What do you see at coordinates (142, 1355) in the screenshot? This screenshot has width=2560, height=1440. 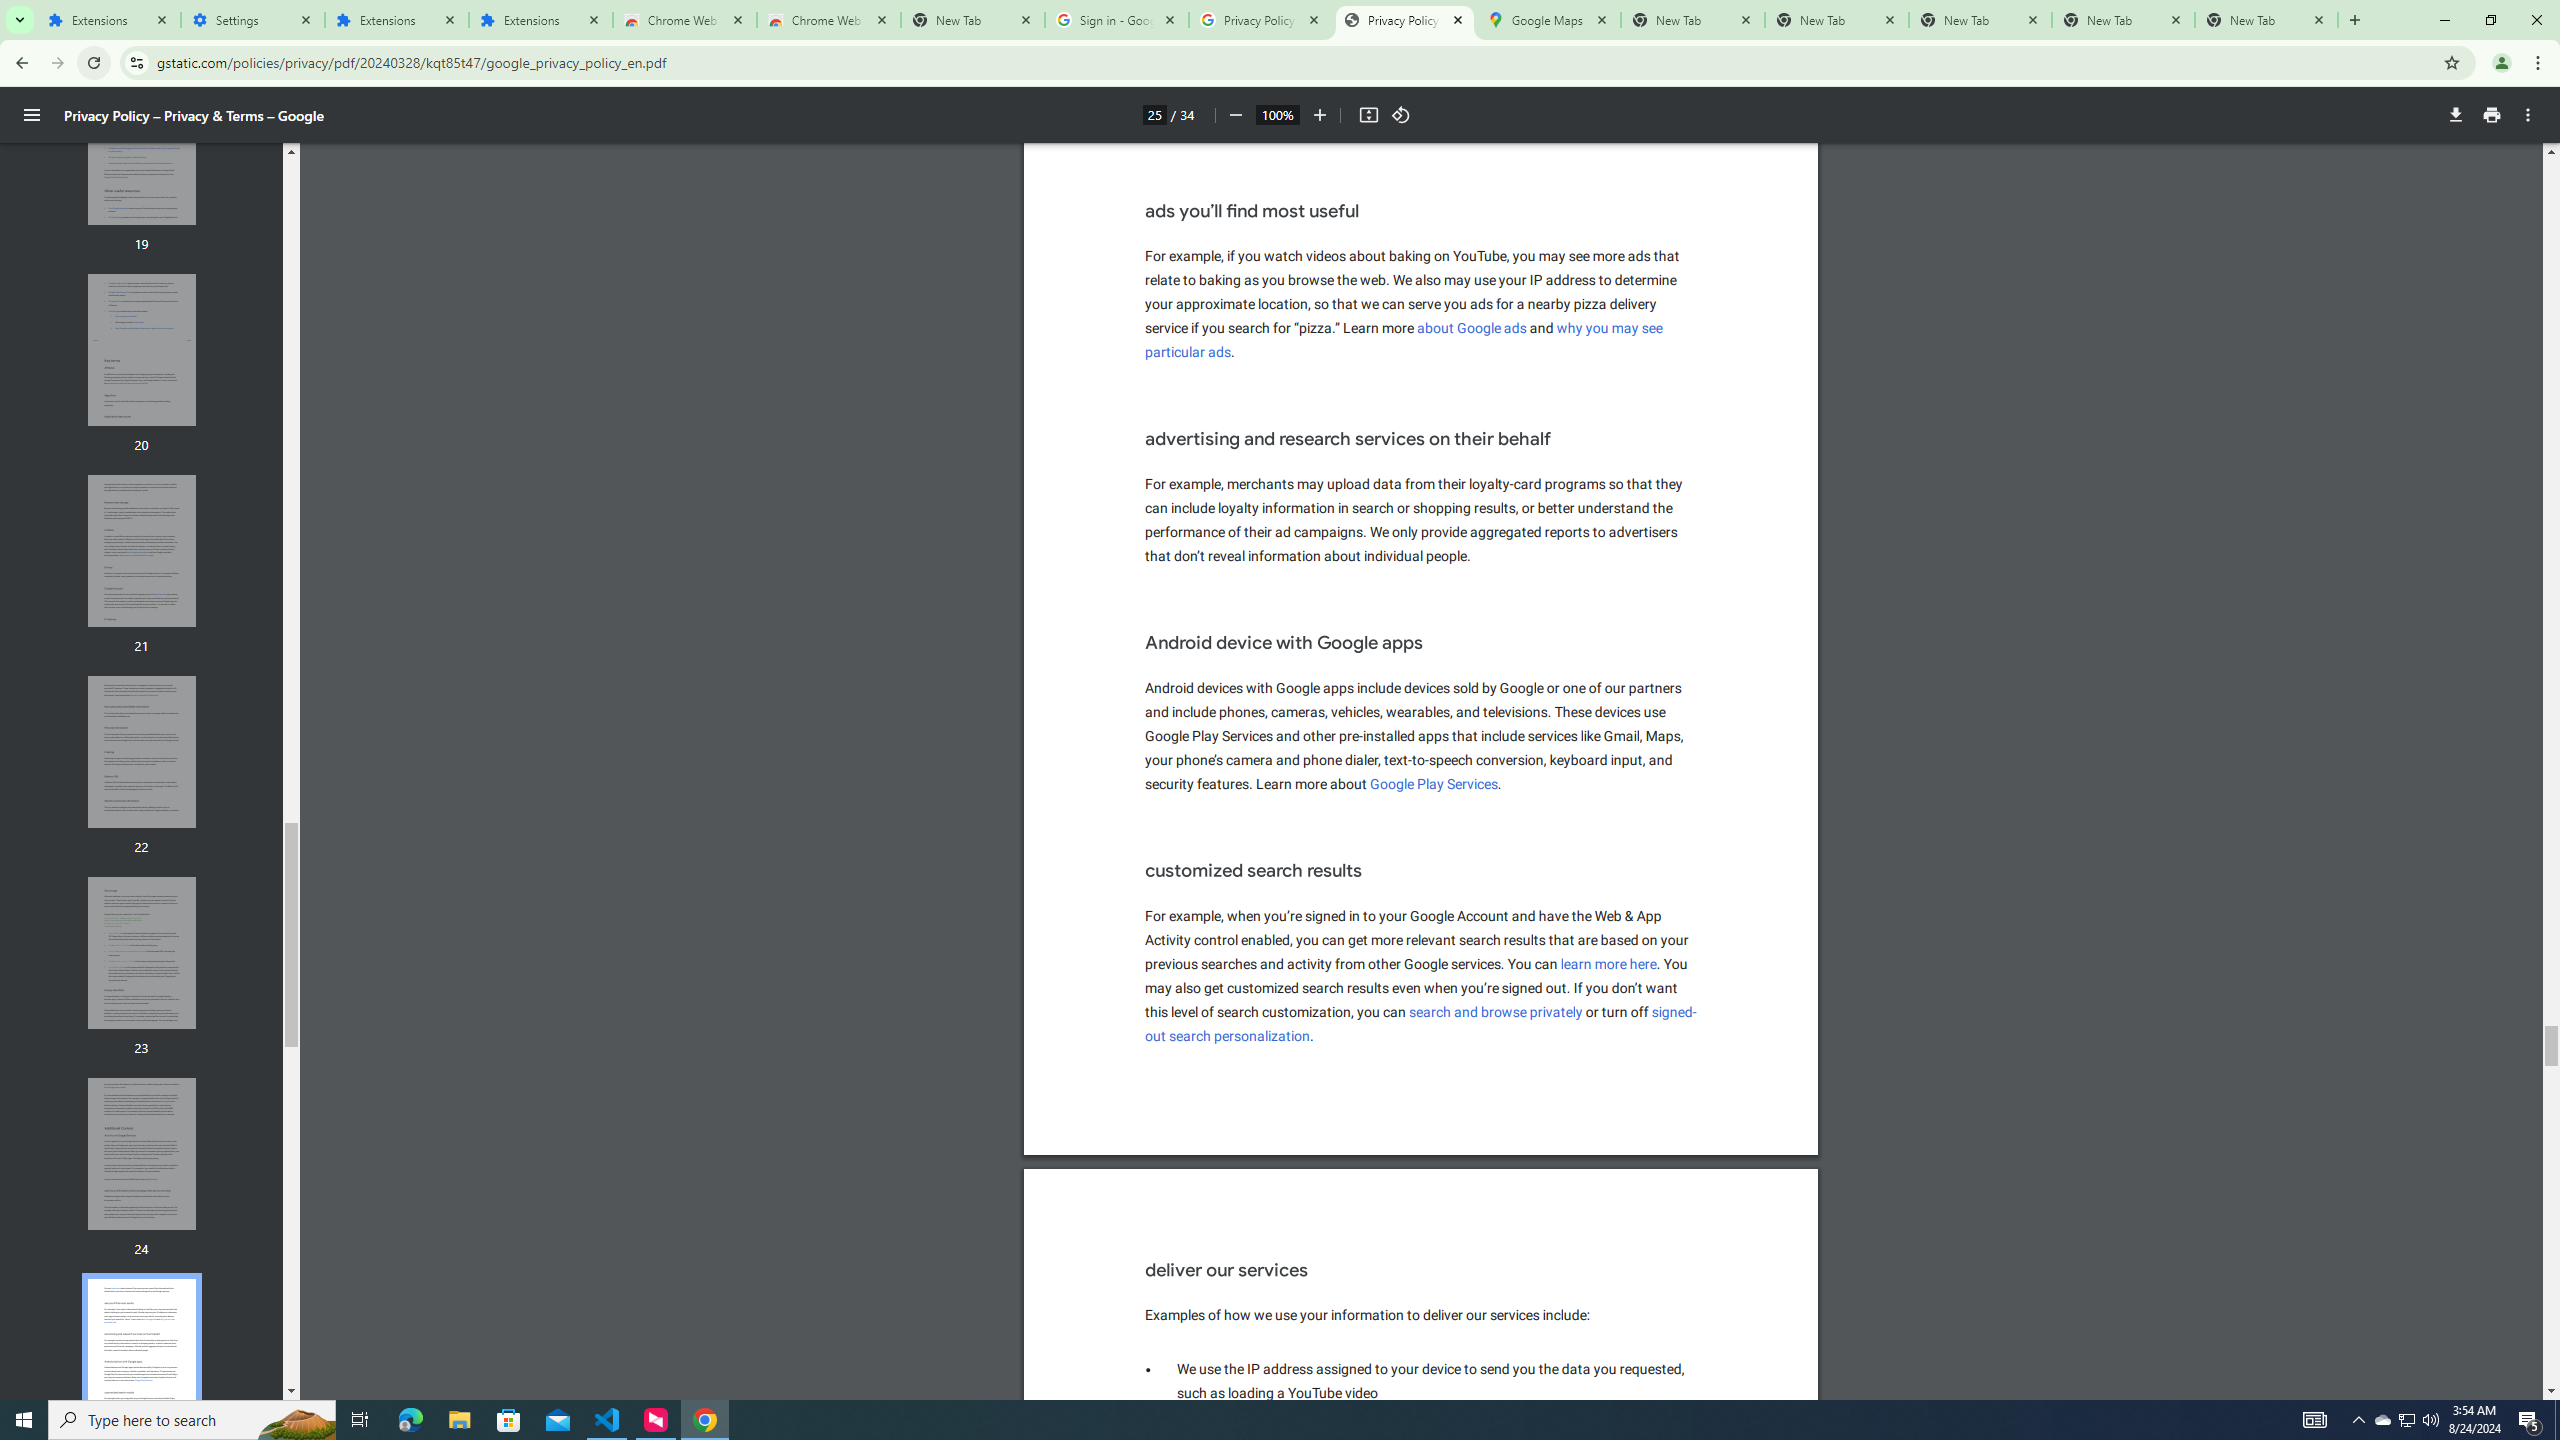 I see `'Thumbnail for page 25'` at bounding box center [142, 1355].